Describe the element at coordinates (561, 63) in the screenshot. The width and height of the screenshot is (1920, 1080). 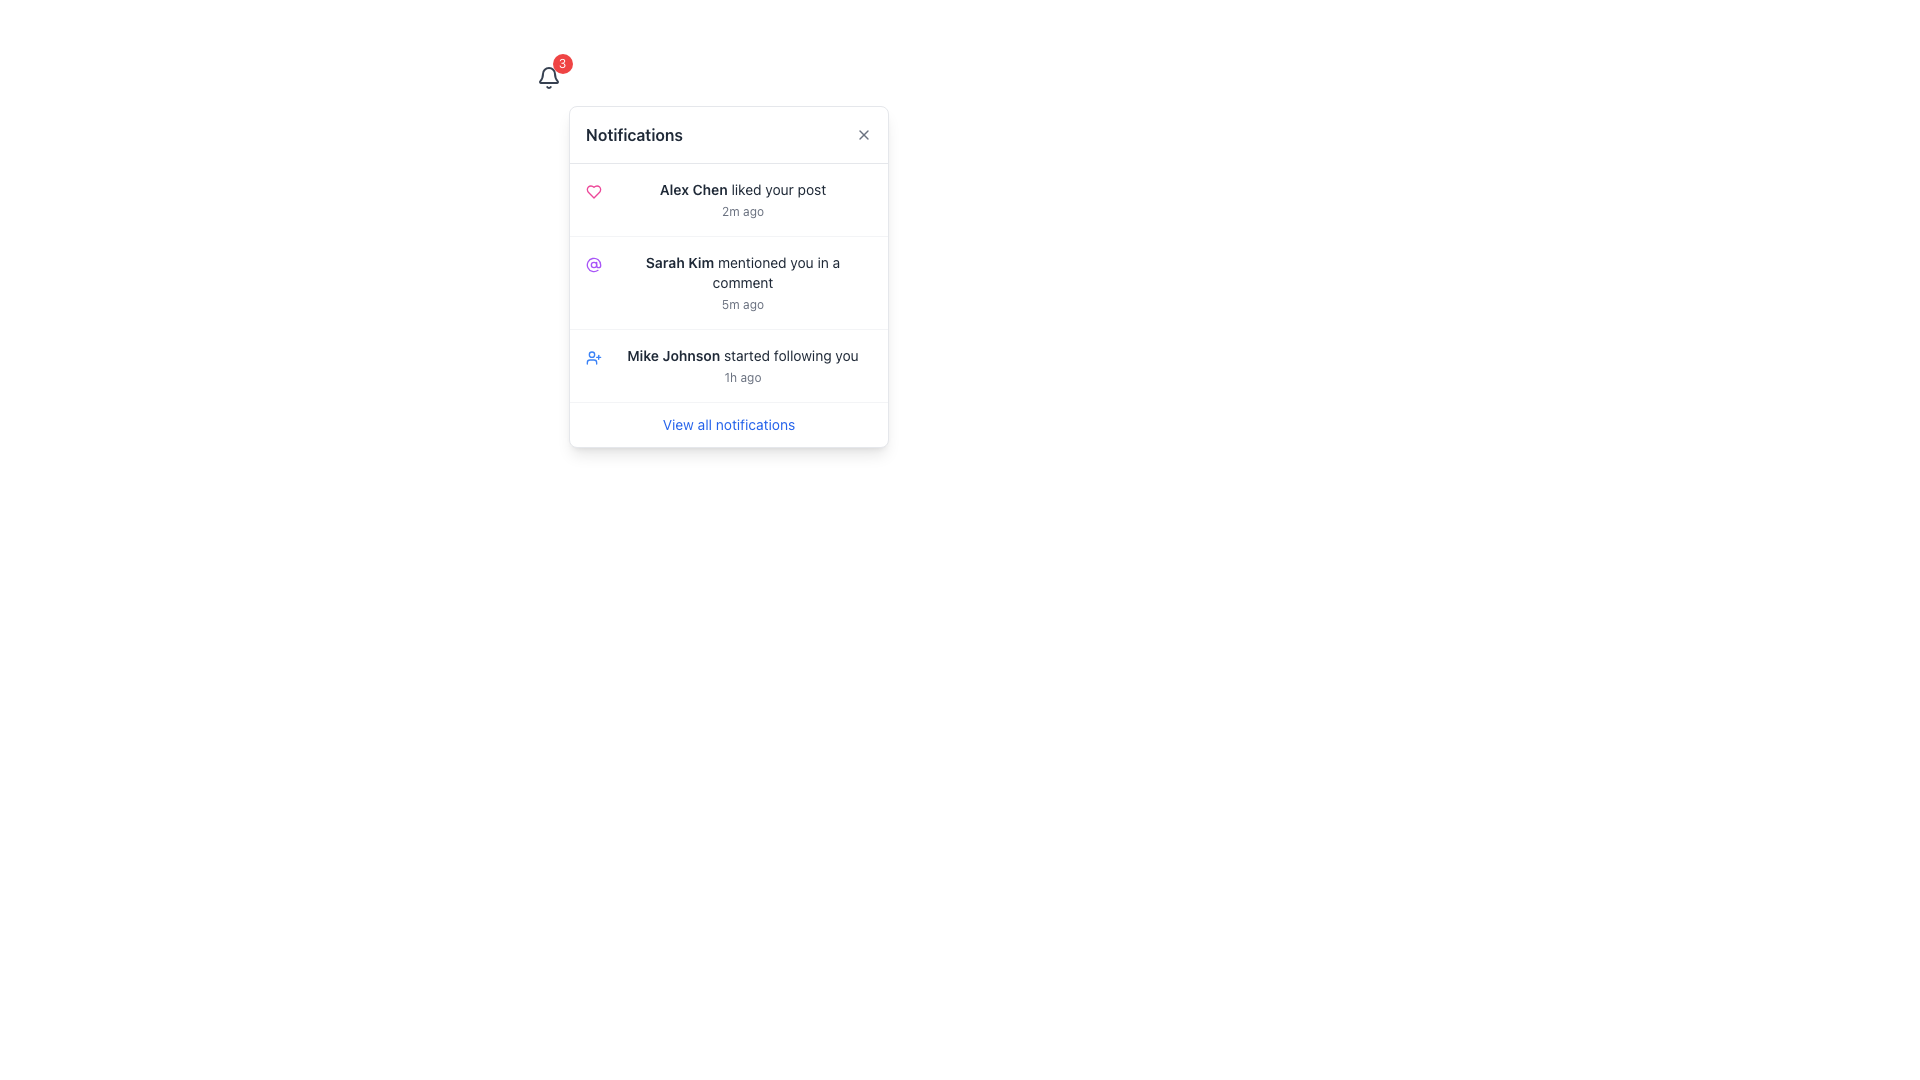
I see `the Notification indicator located at the top-right of the notification bell icon, which displays the number of unread notifications` at that location.